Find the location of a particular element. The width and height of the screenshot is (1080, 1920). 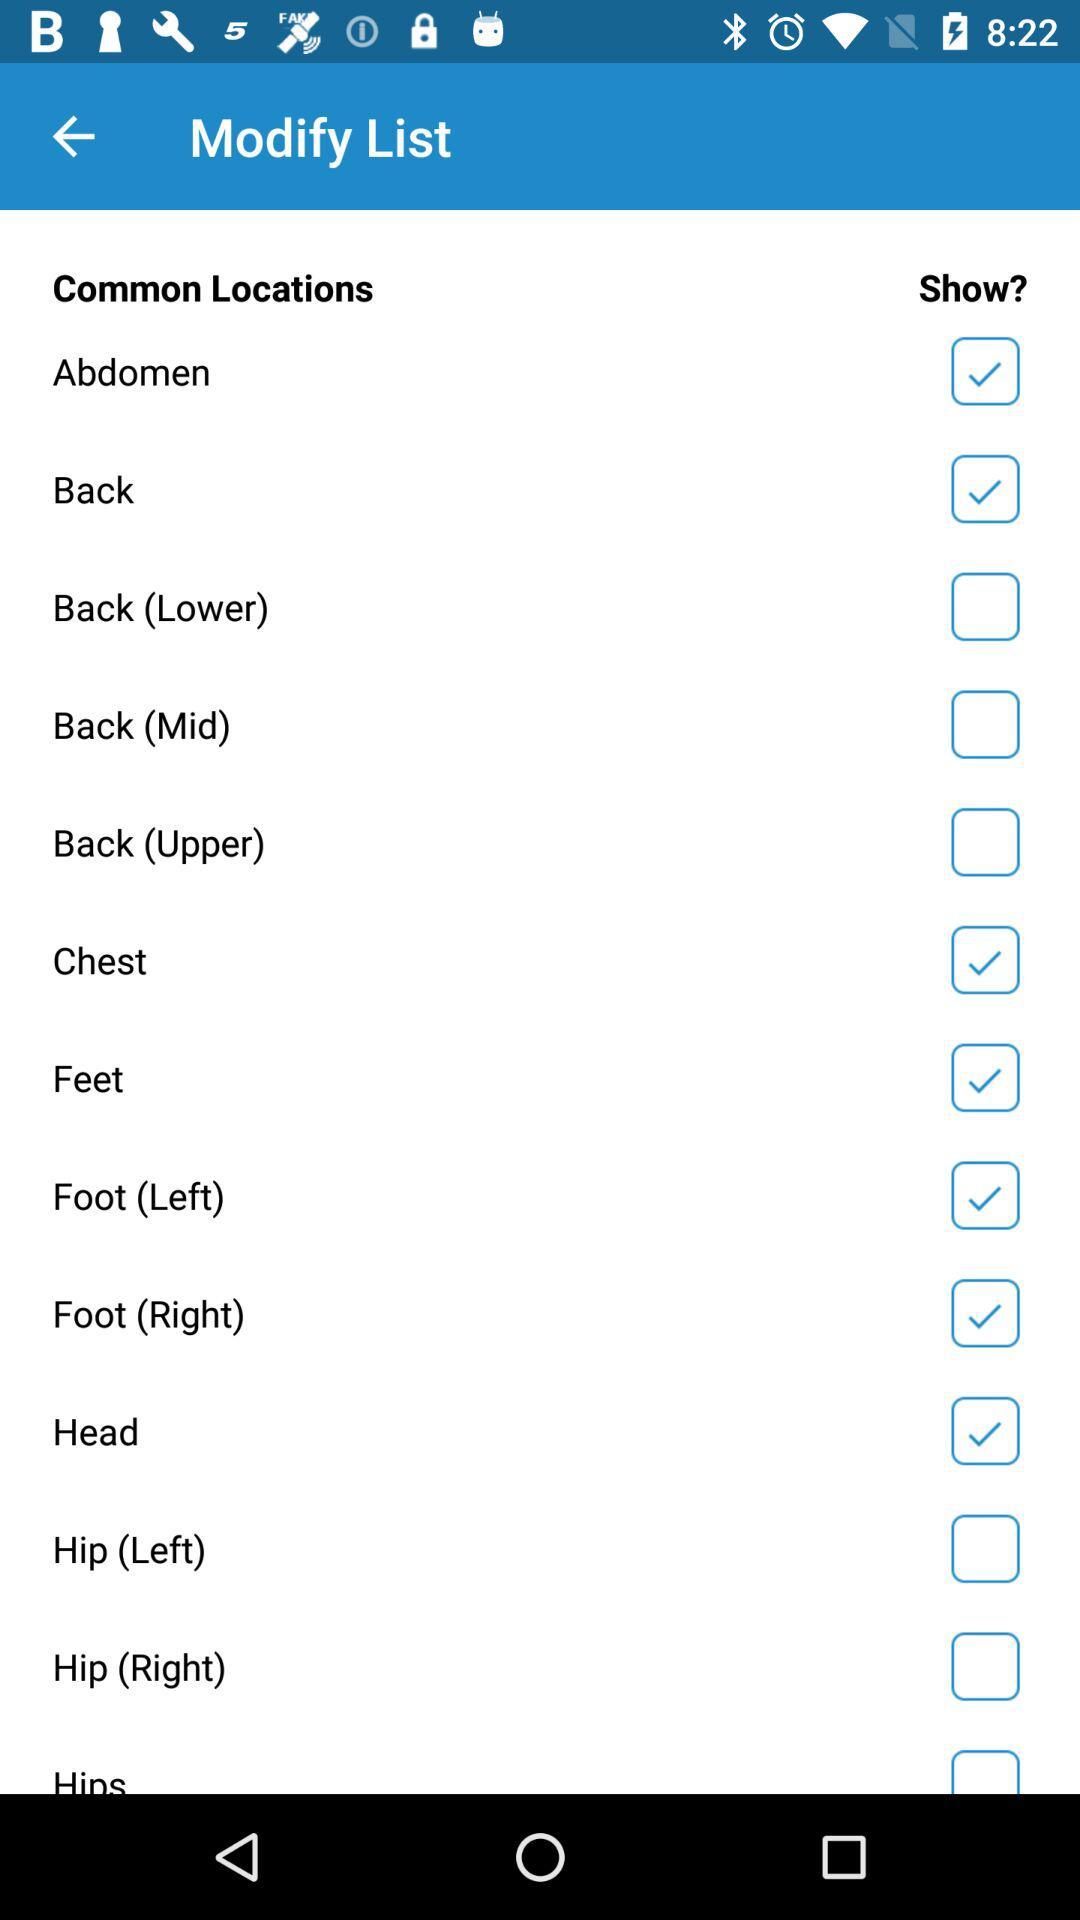

show left hip is located at coordinates (984, 1547).